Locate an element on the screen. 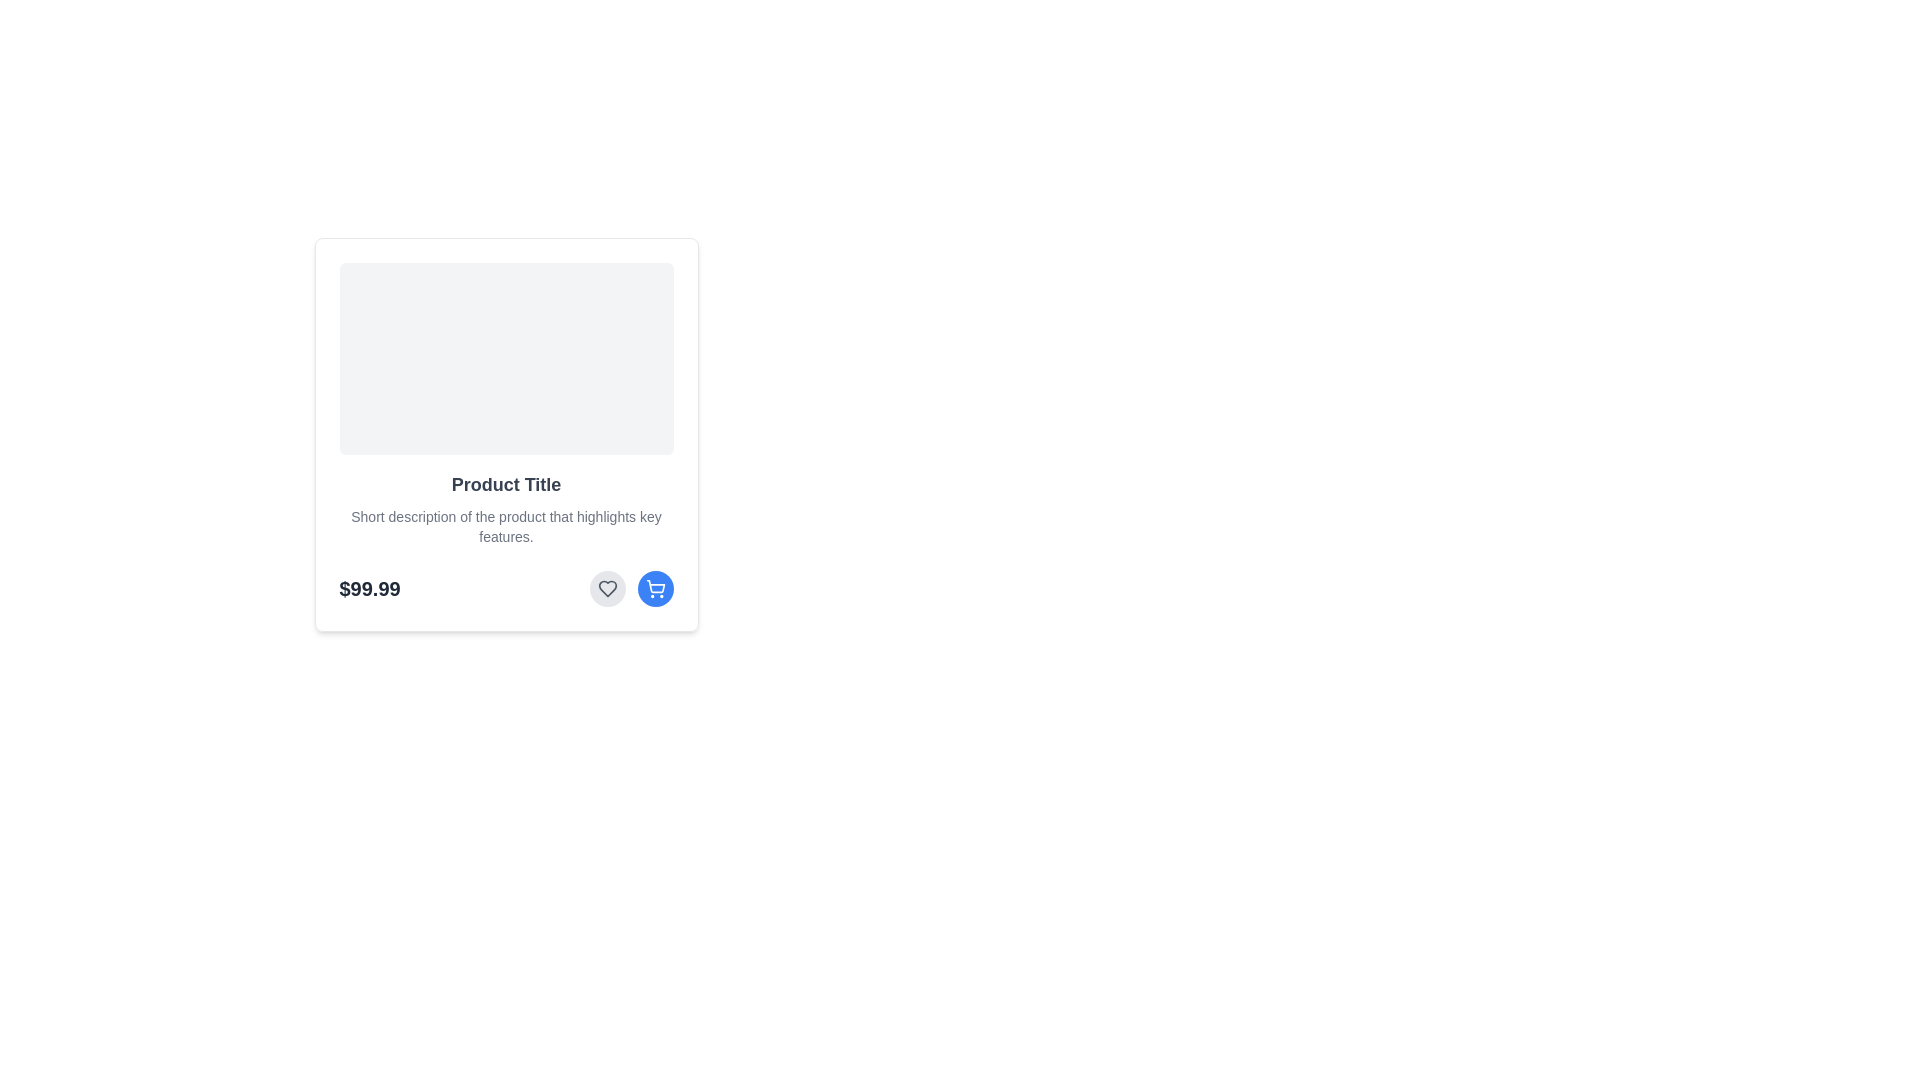  the 'Add to Cart' button located is located at coordinates (655, 588).